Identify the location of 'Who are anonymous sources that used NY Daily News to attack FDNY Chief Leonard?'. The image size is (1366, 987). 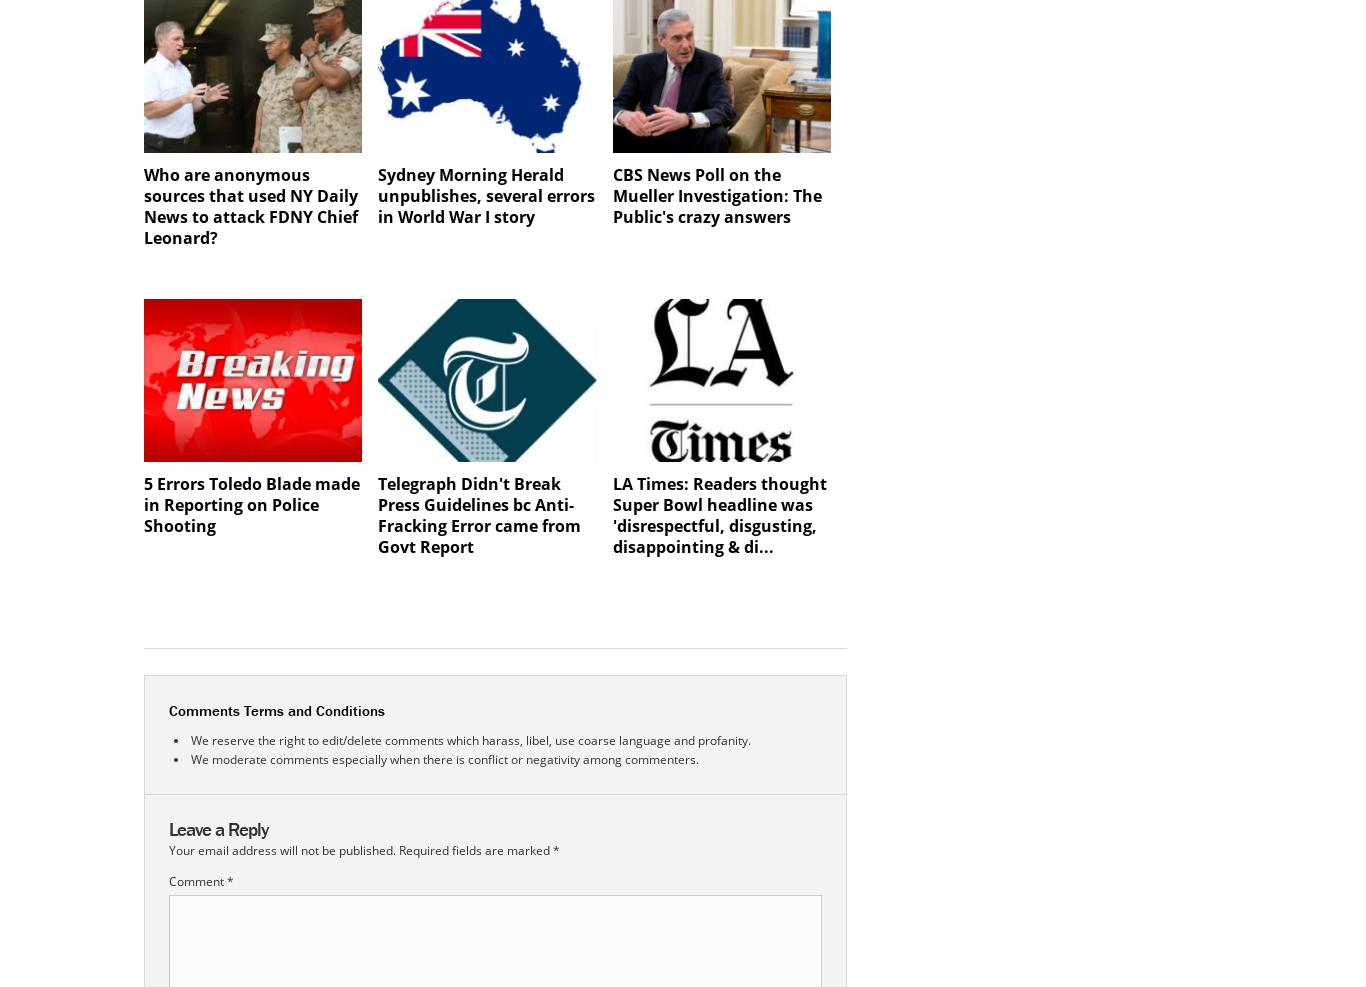
(250, 205).